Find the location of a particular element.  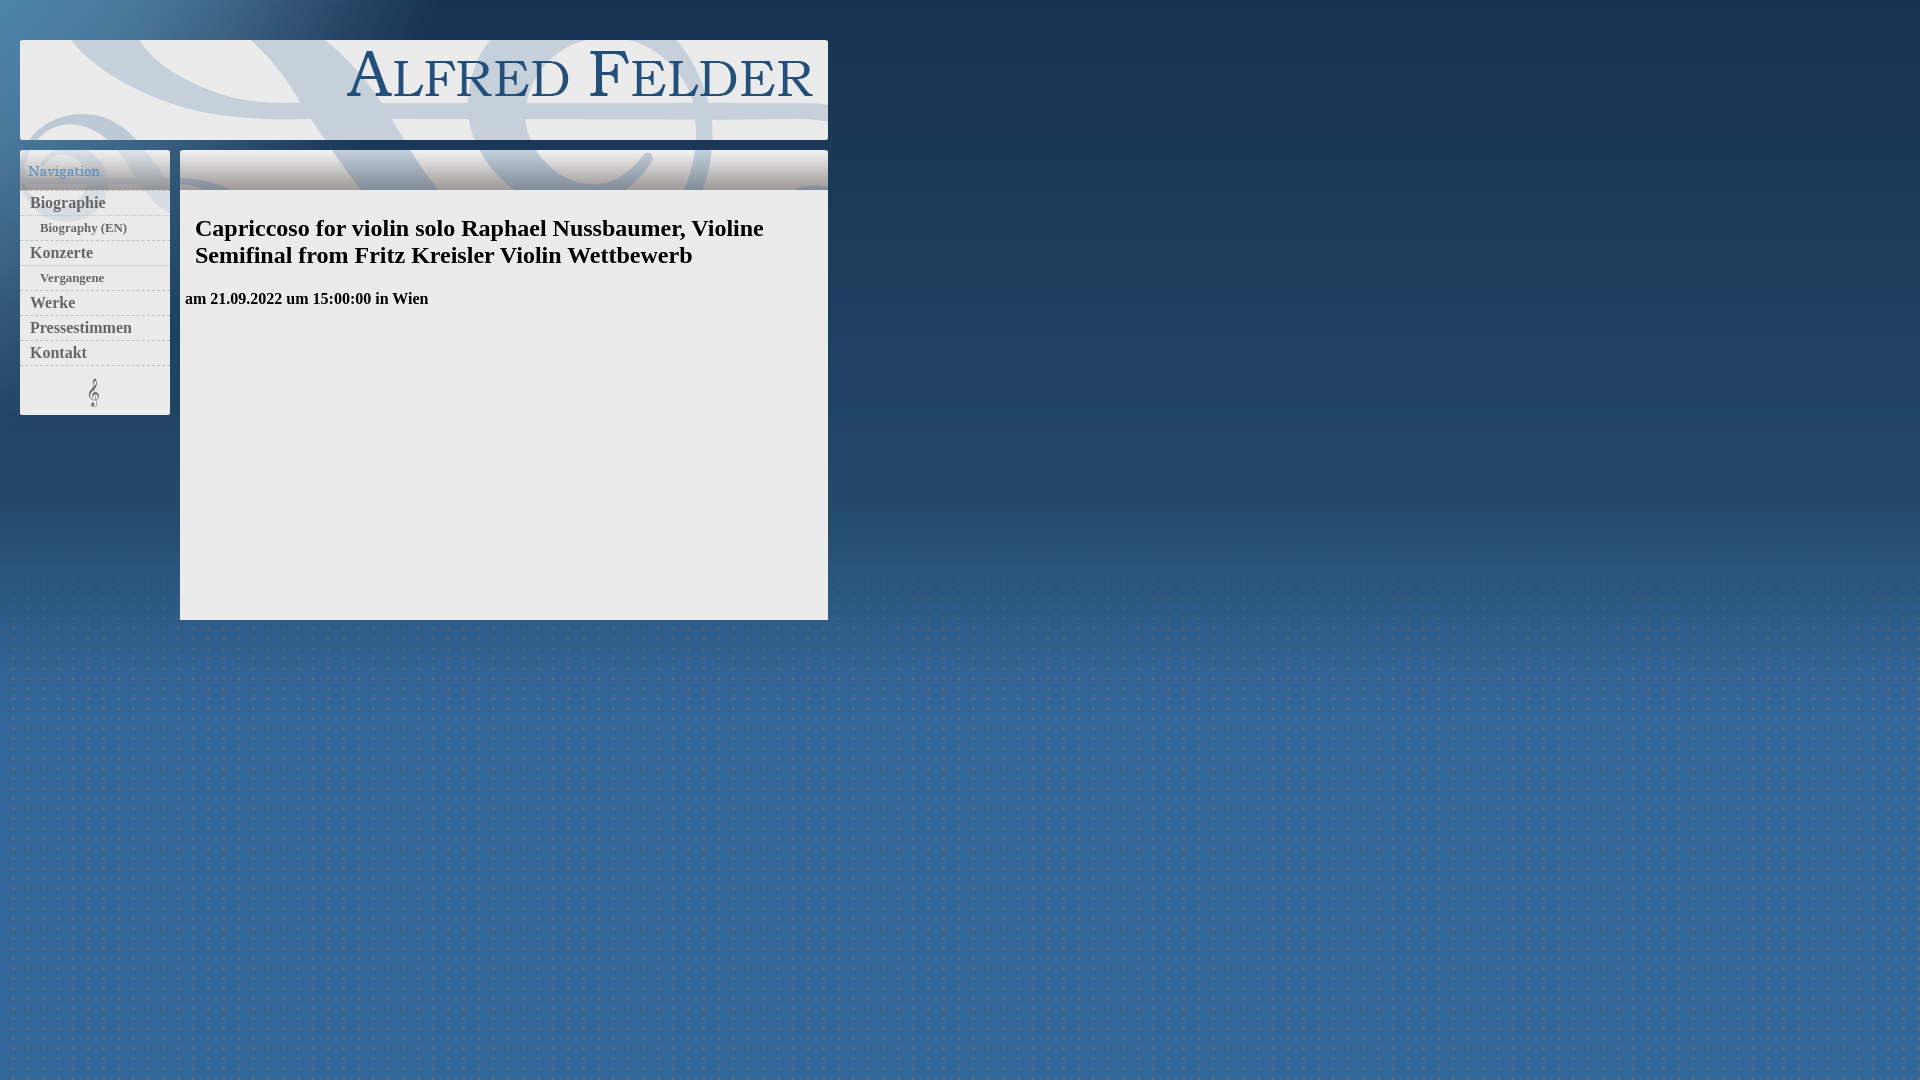

'Vergangene' is located at coordinates (67, 277).